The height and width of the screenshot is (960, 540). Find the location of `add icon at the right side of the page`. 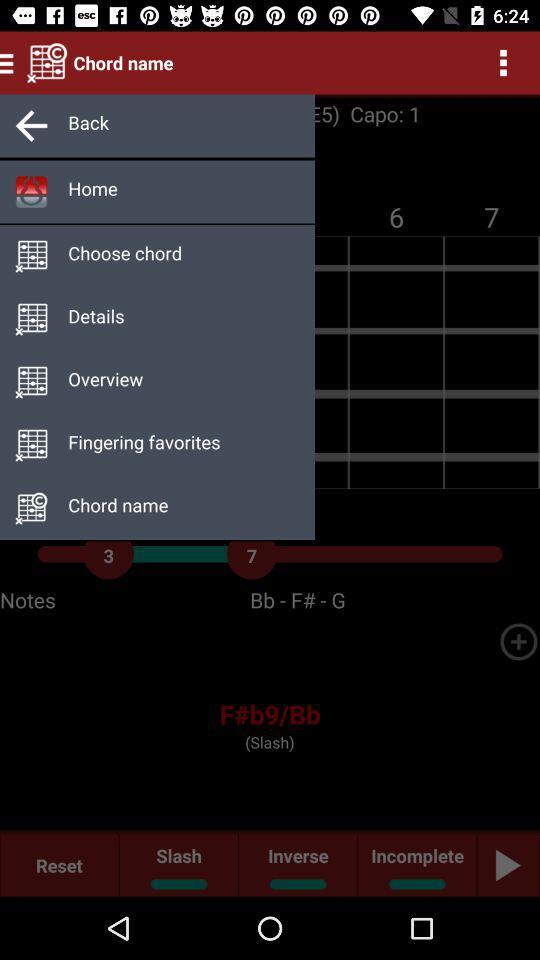

add icon at the right side of the page is located at coordinates (518, 641).